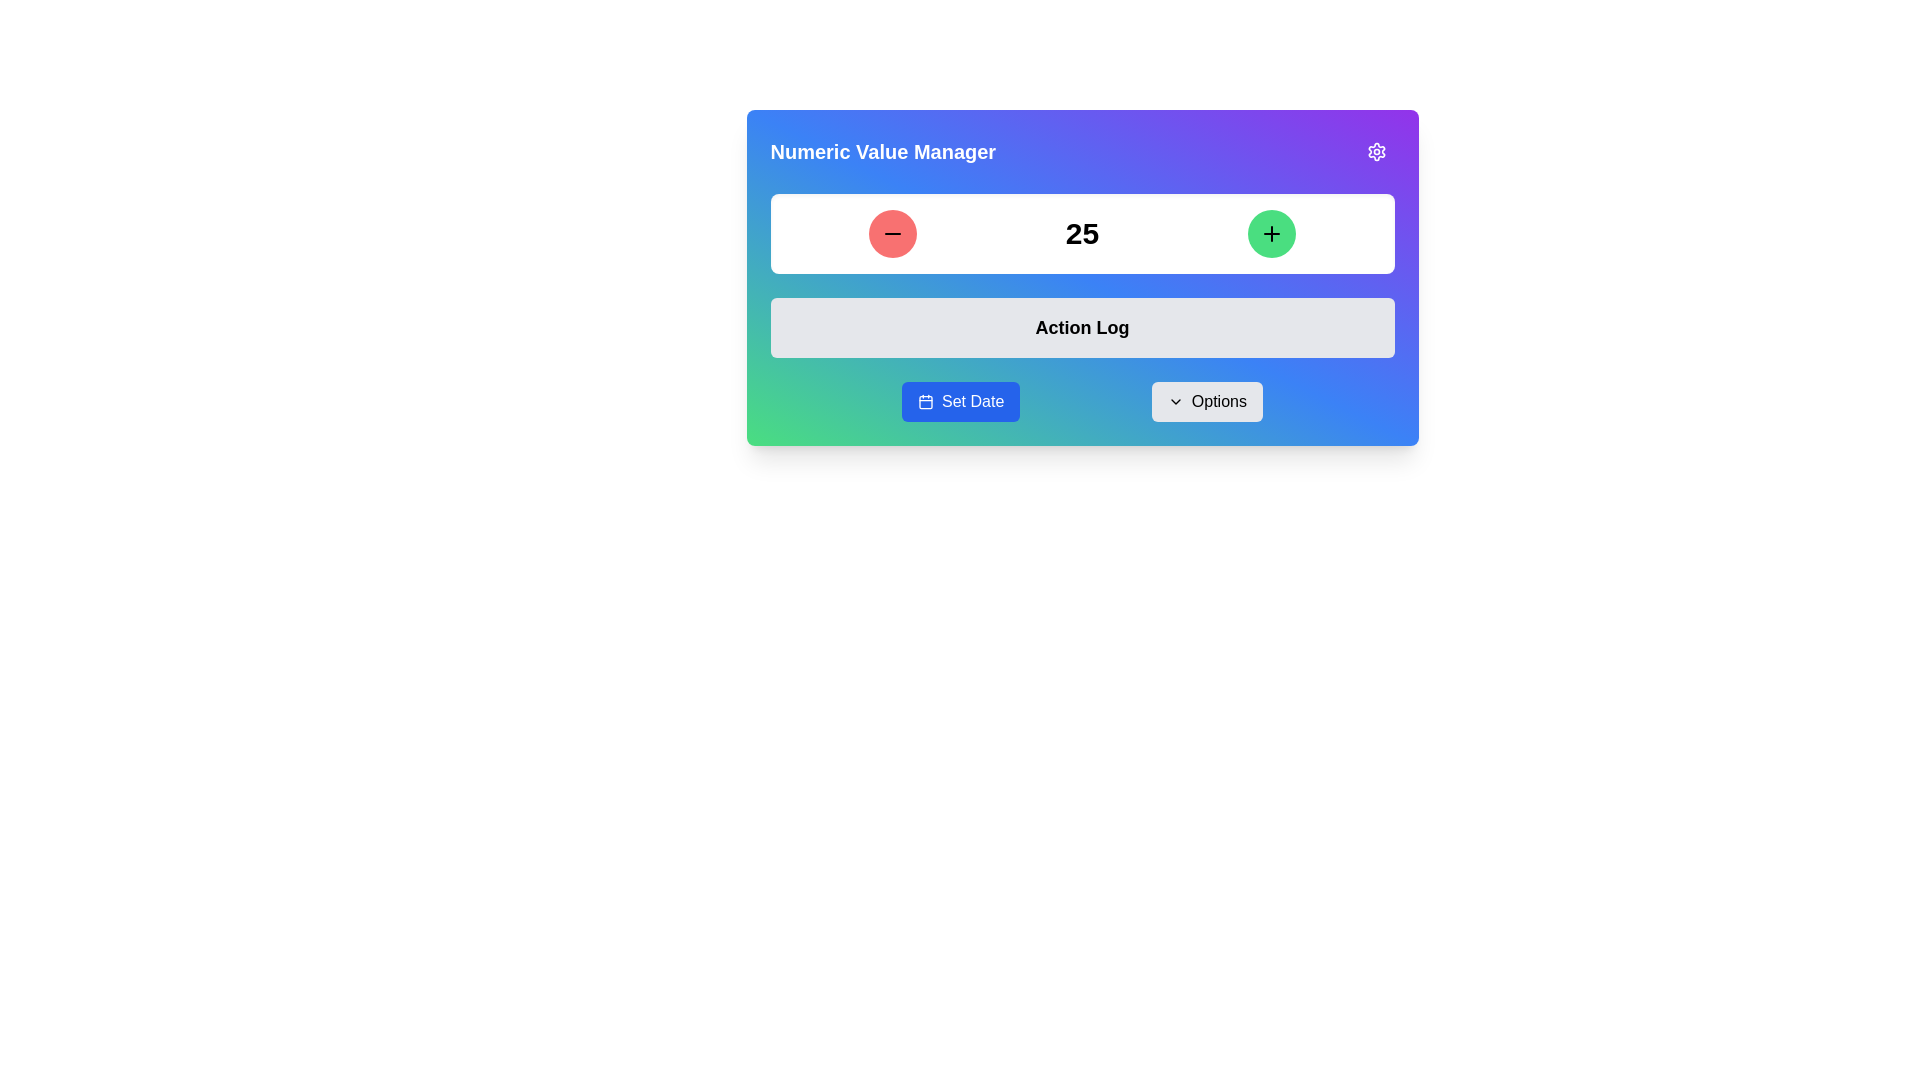 This screenshot has width=1920, height=1080. What do you see at coordinates (1375, 150) in the screenshot?
I see `the gear icon within the purple circular button located at the top-right corner of the interface` at bounding box center [1375, 150].